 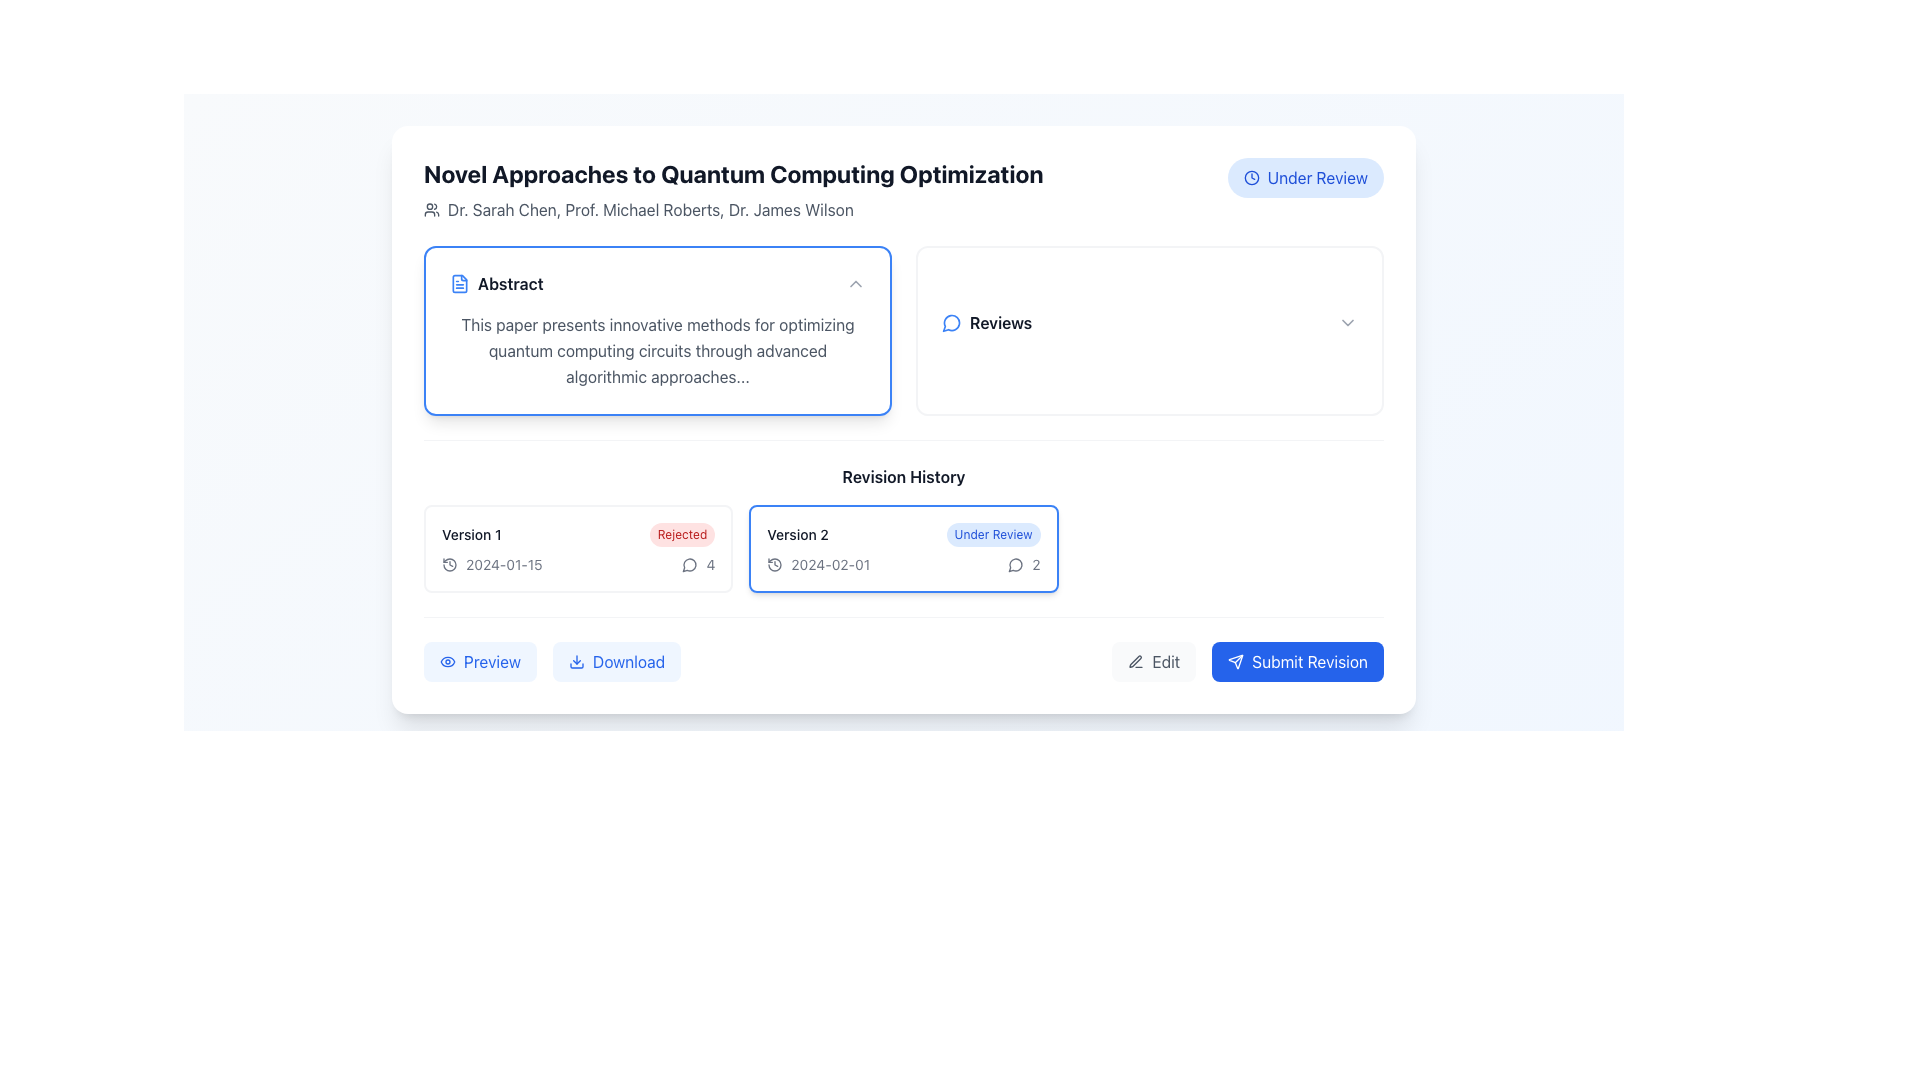 I want to click on the SVG icon resembling a paper airplane located inside the 'Submit Revision' button near the bottom-right corner of the interface, so click(x=1235, y=662).